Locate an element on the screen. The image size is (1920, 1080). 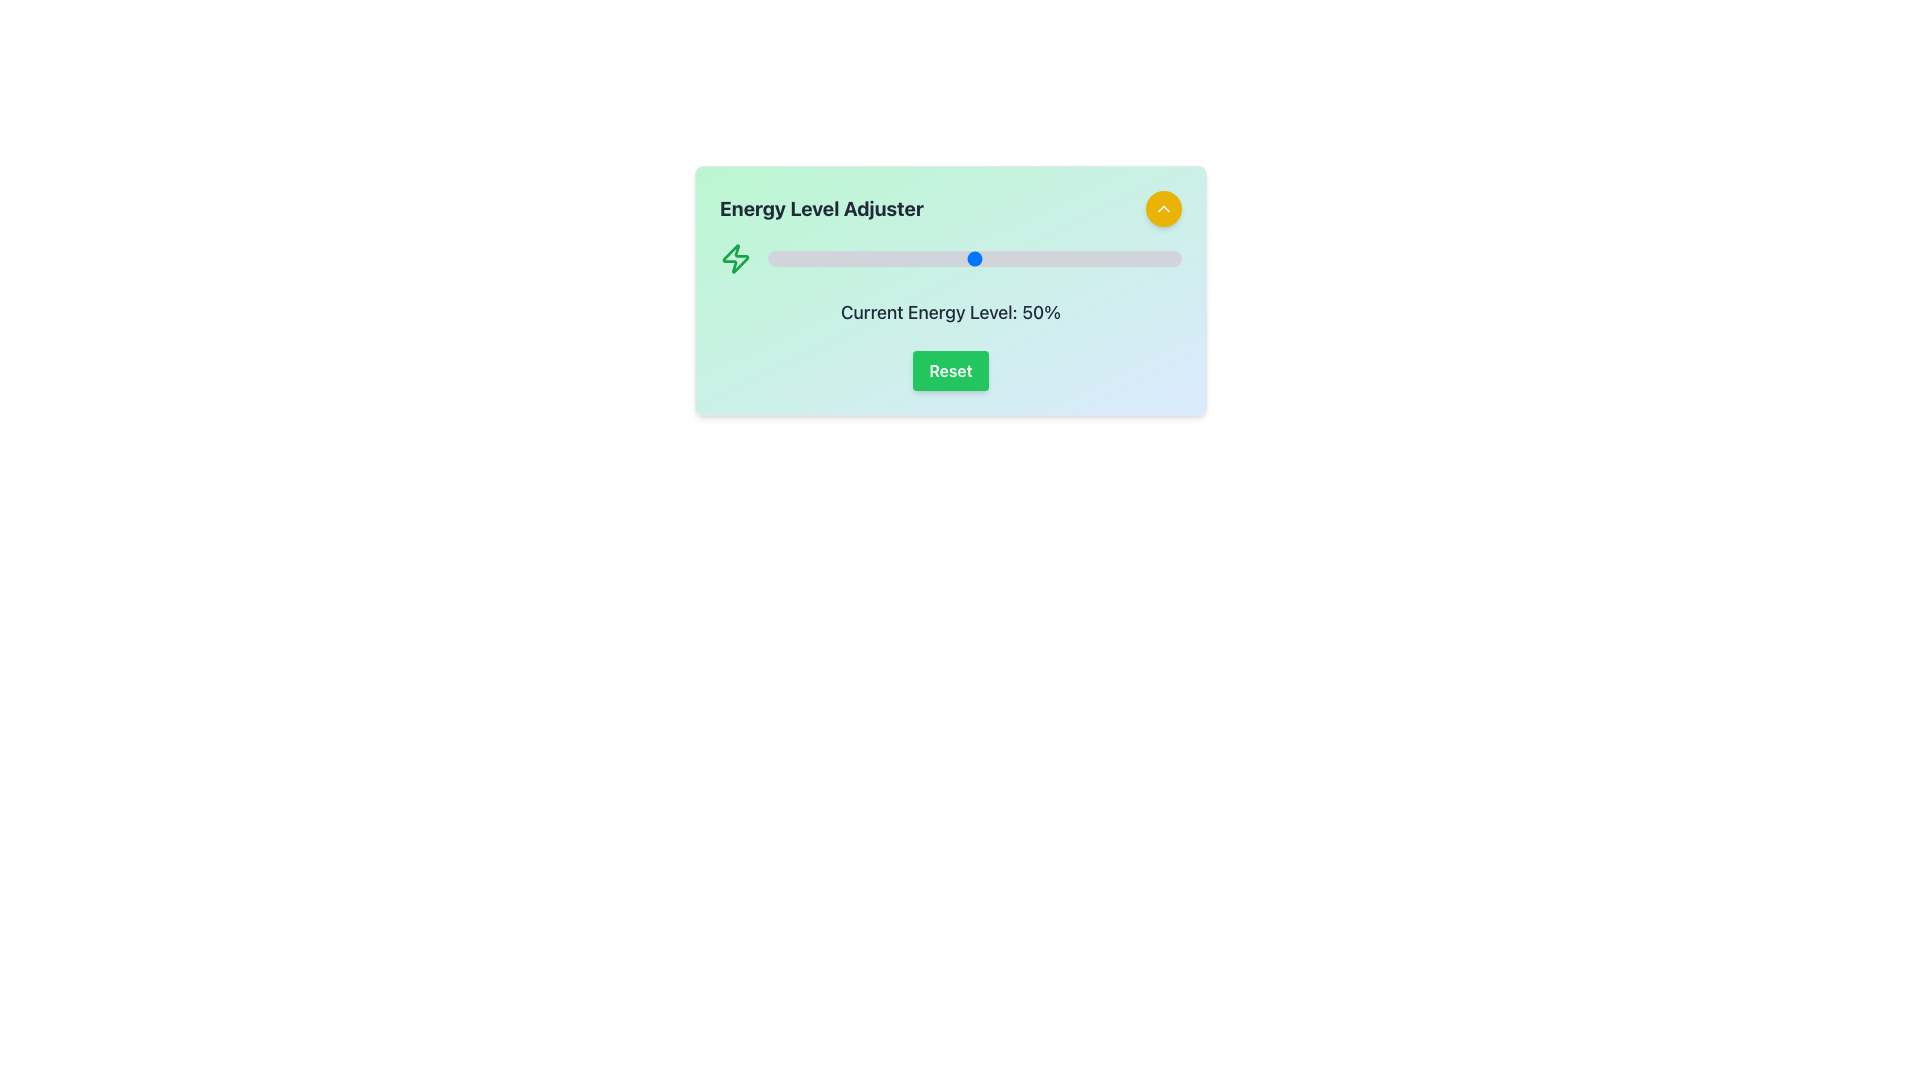
the interactive button for energy level adjustment located at the top of the card interface is located at coordinates (949, 208).